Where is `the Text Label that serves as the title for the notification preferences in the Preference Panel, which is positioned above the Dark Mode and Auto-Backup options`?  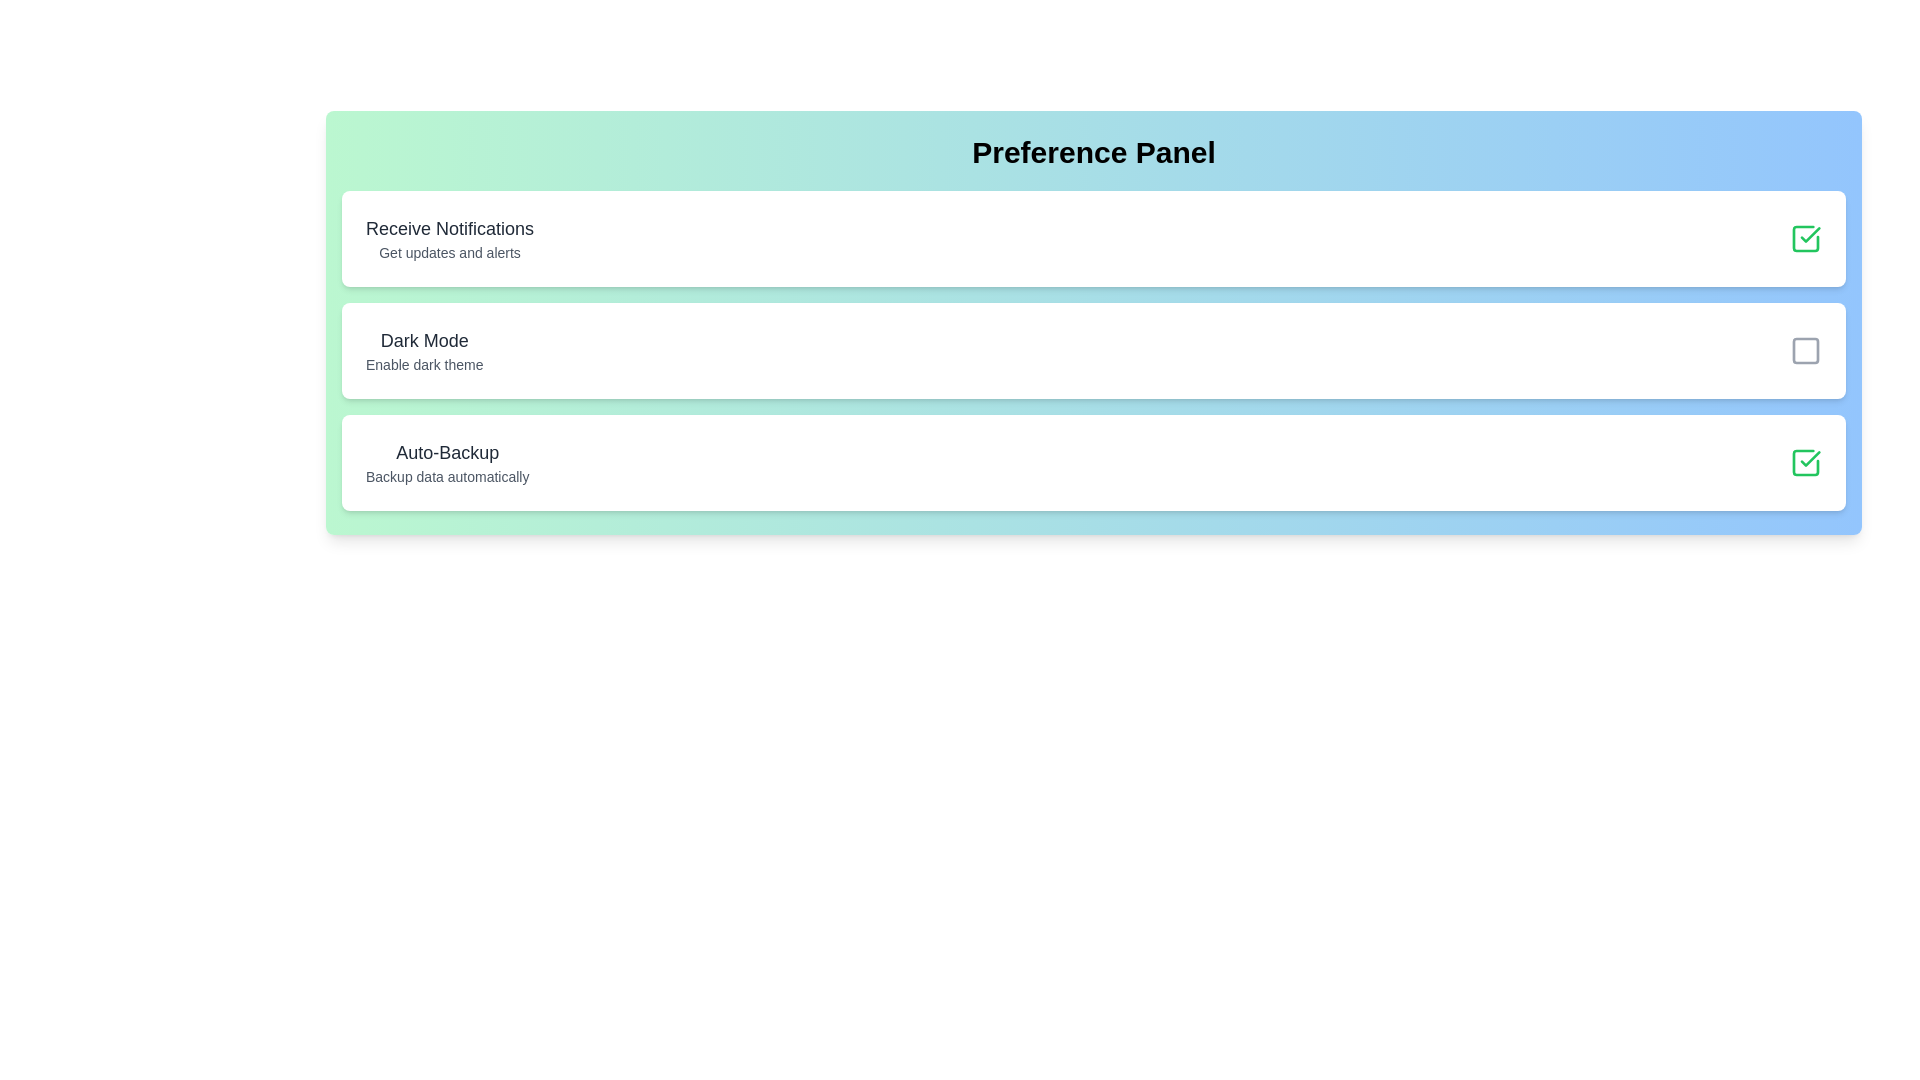 the Text Label that serves as the title for the notification preferences in the Preference Panel, which is positioned above the Dark Mode and Auto-Backup options is located at coordinates (449, 227).